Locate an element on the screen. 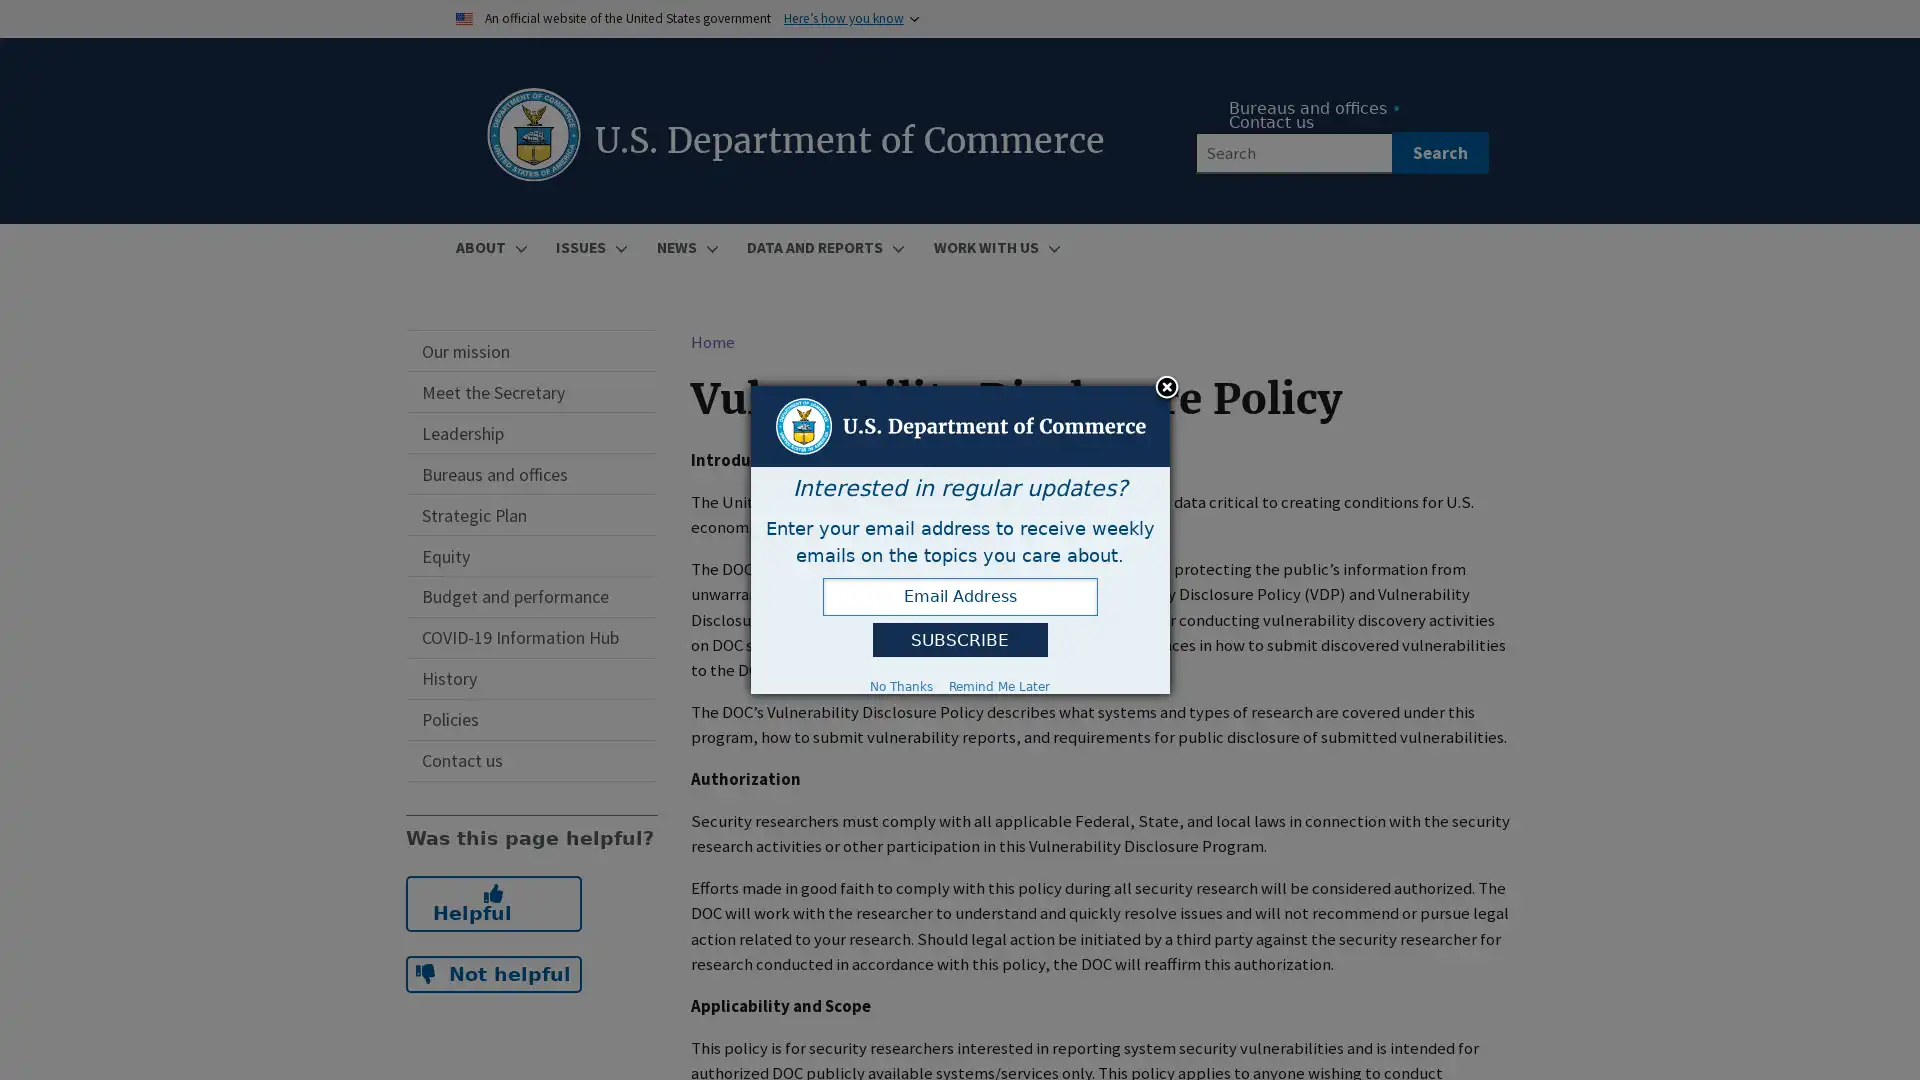  WORK WITH US is located at coordinates (993, 246).